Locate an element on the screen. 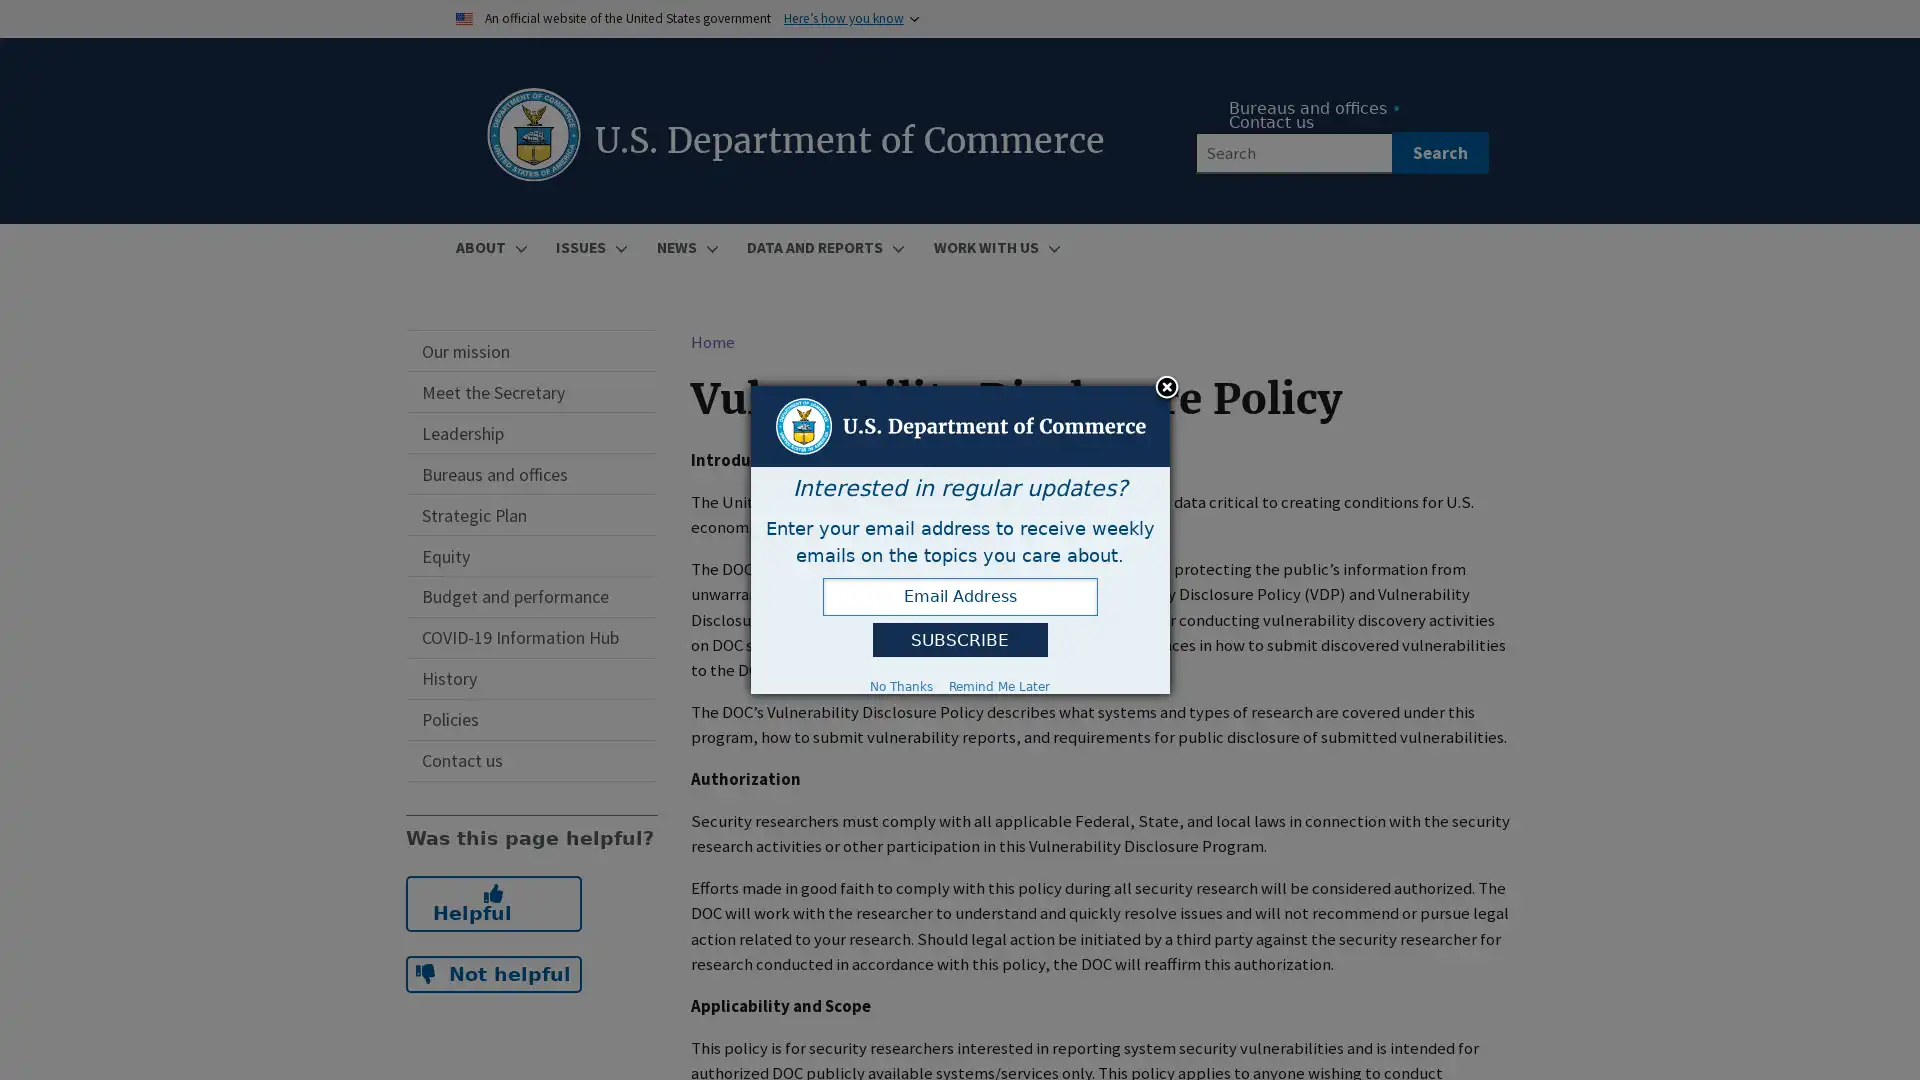  WORK WITH US is located at coordinates (993, 246).